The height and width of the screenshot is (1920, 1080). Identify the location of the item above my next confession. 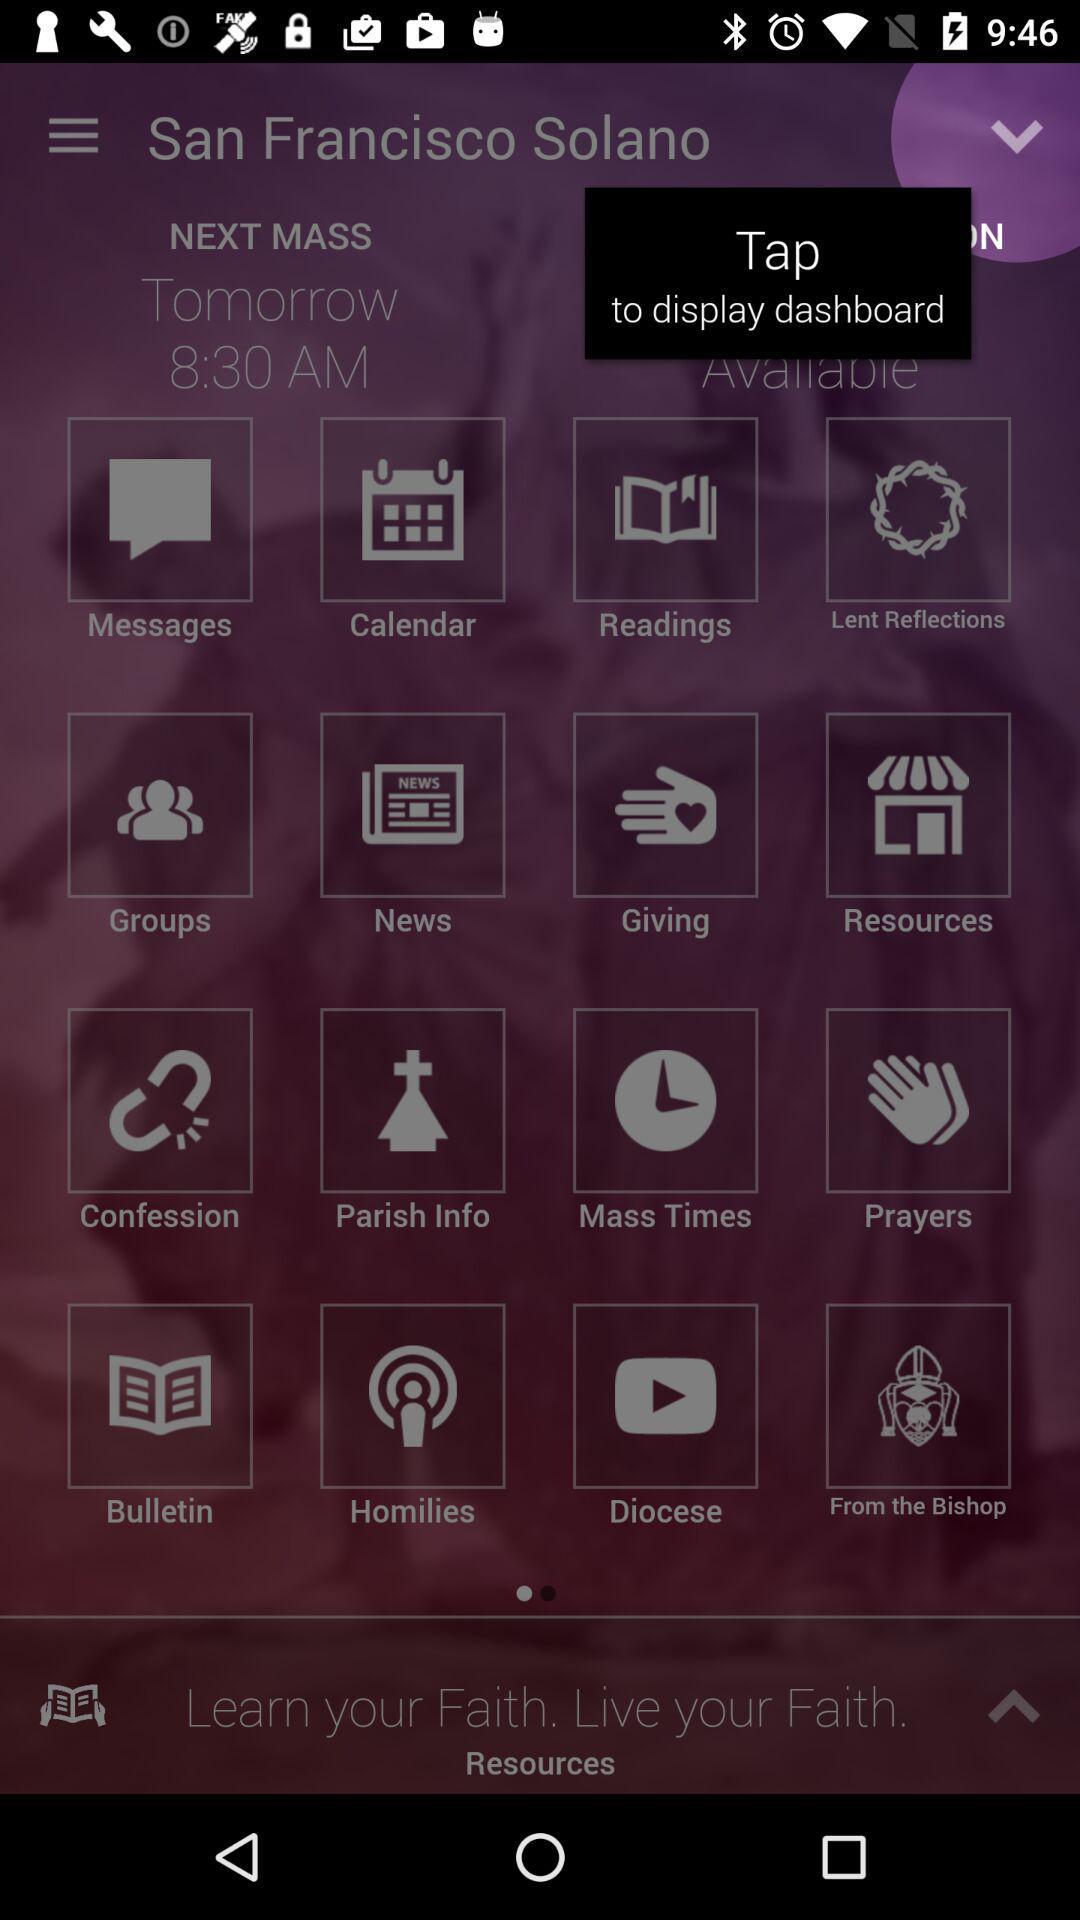
(1017, 135).